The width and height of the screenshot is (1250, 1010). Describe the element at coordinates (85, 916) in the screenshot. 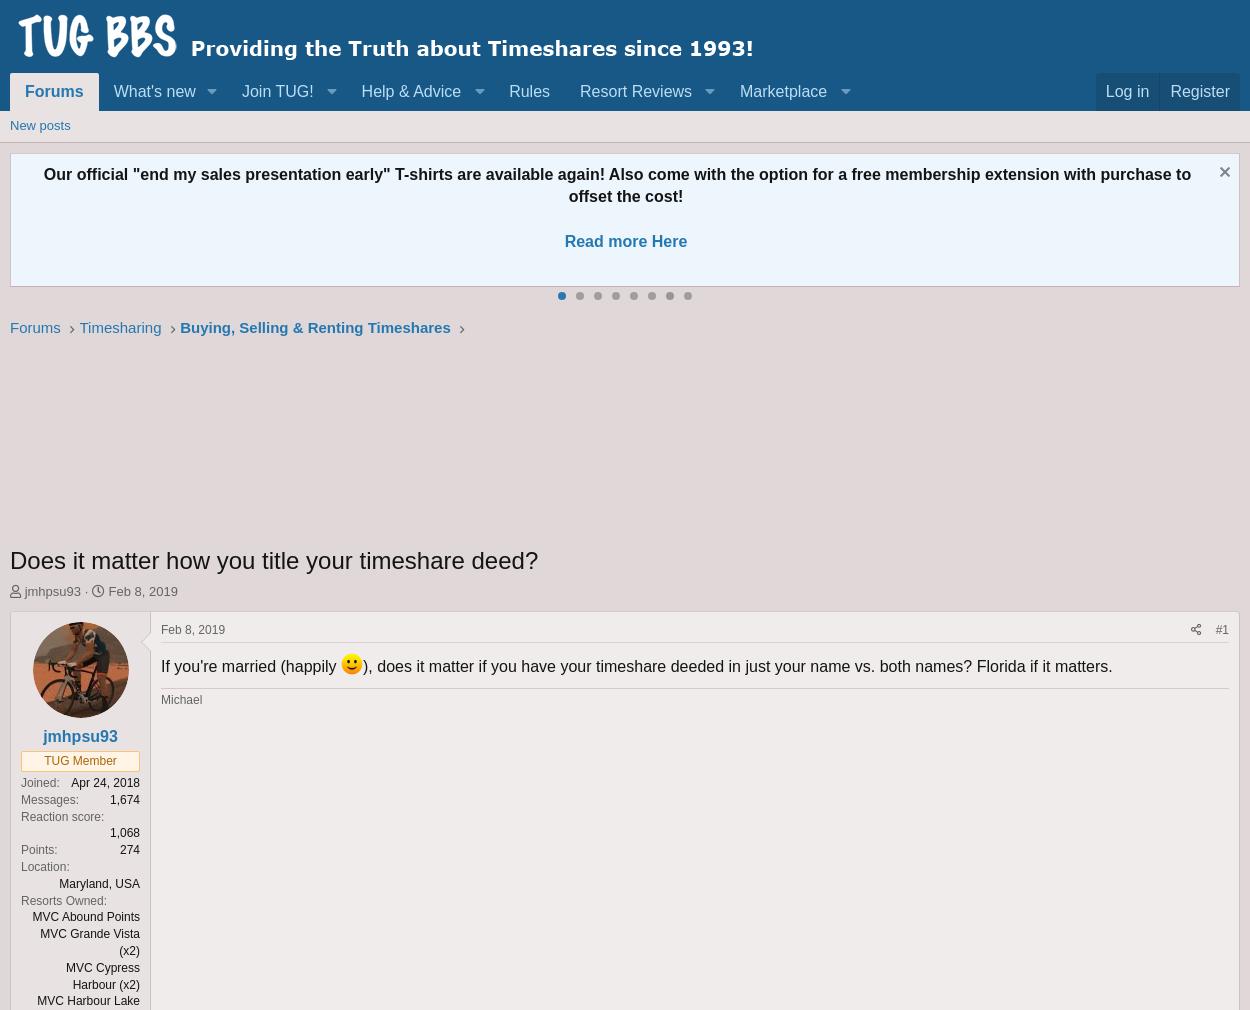

I see `'MVC Abound Points'` at that location.